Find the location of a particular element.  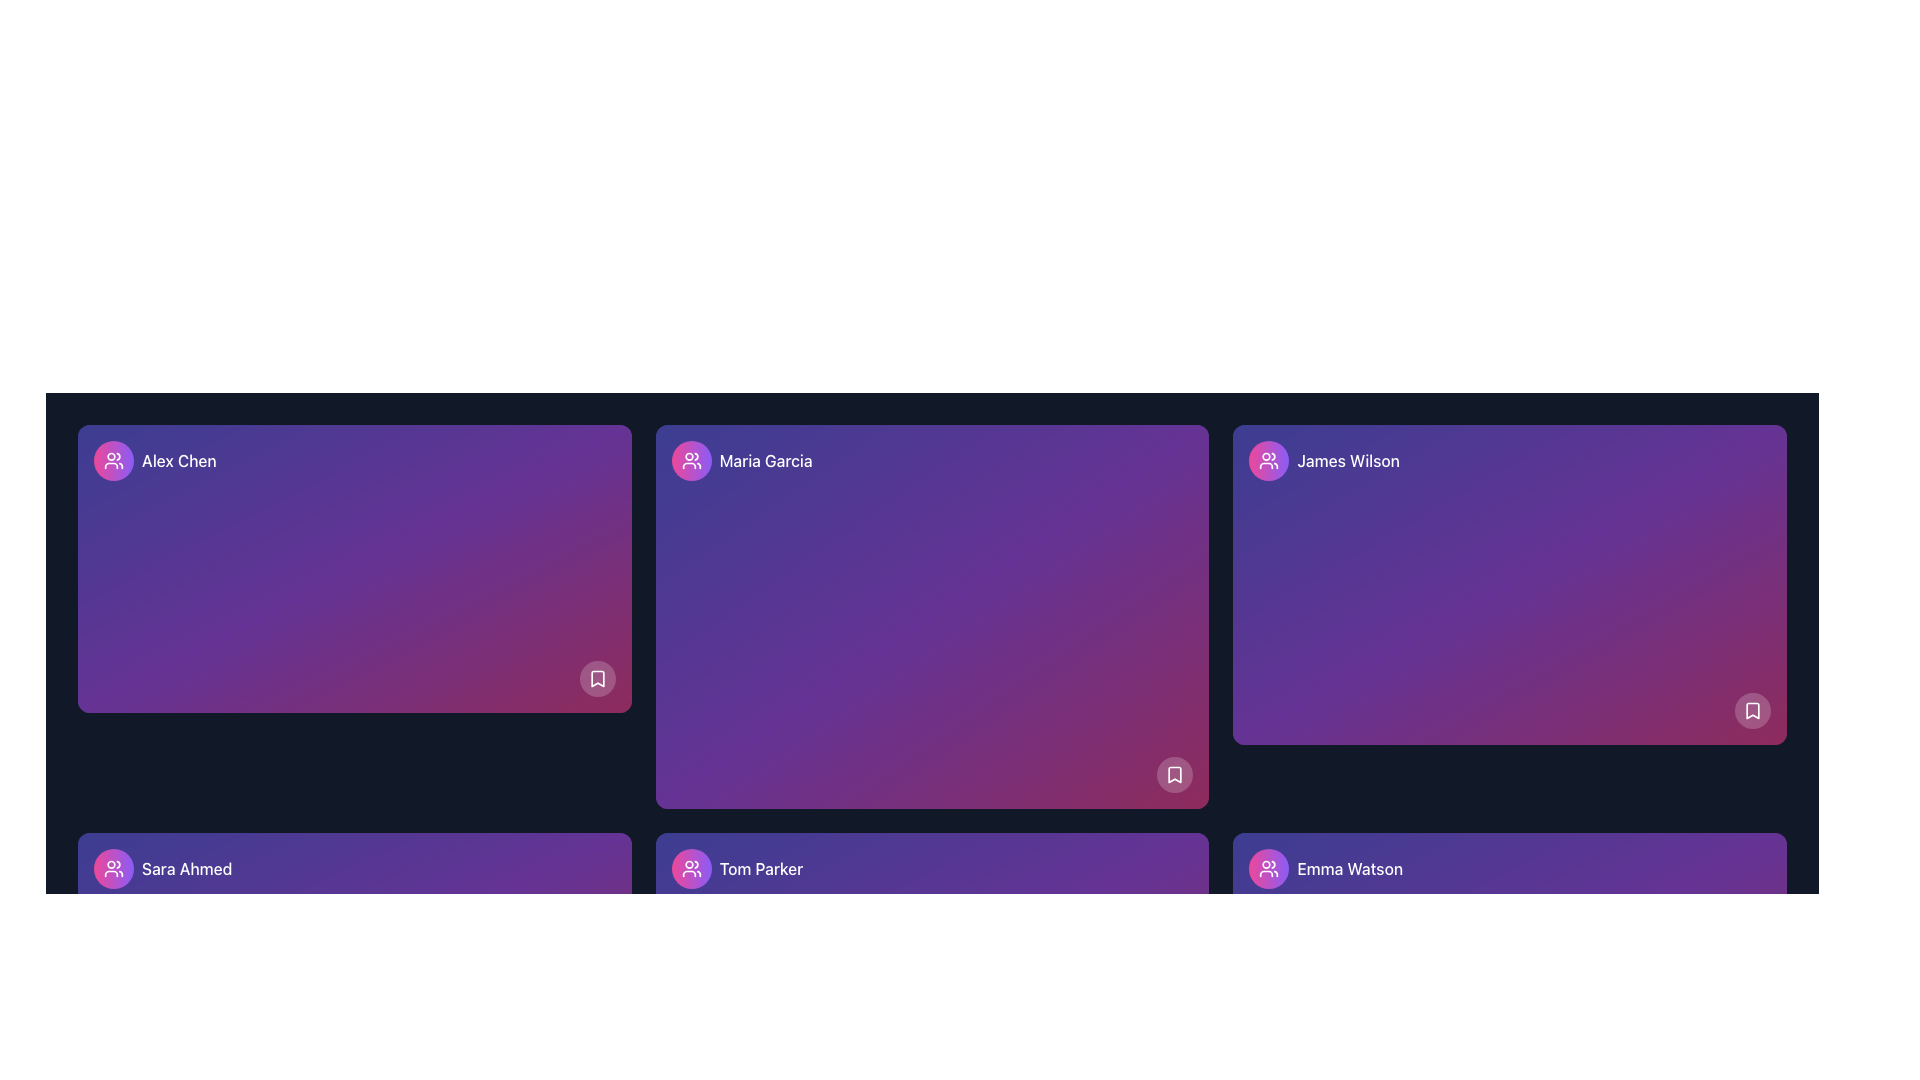

the circular badge icon-like avatar with a gradient background and white user profiles icon, located is located at coordinates (691, 461).